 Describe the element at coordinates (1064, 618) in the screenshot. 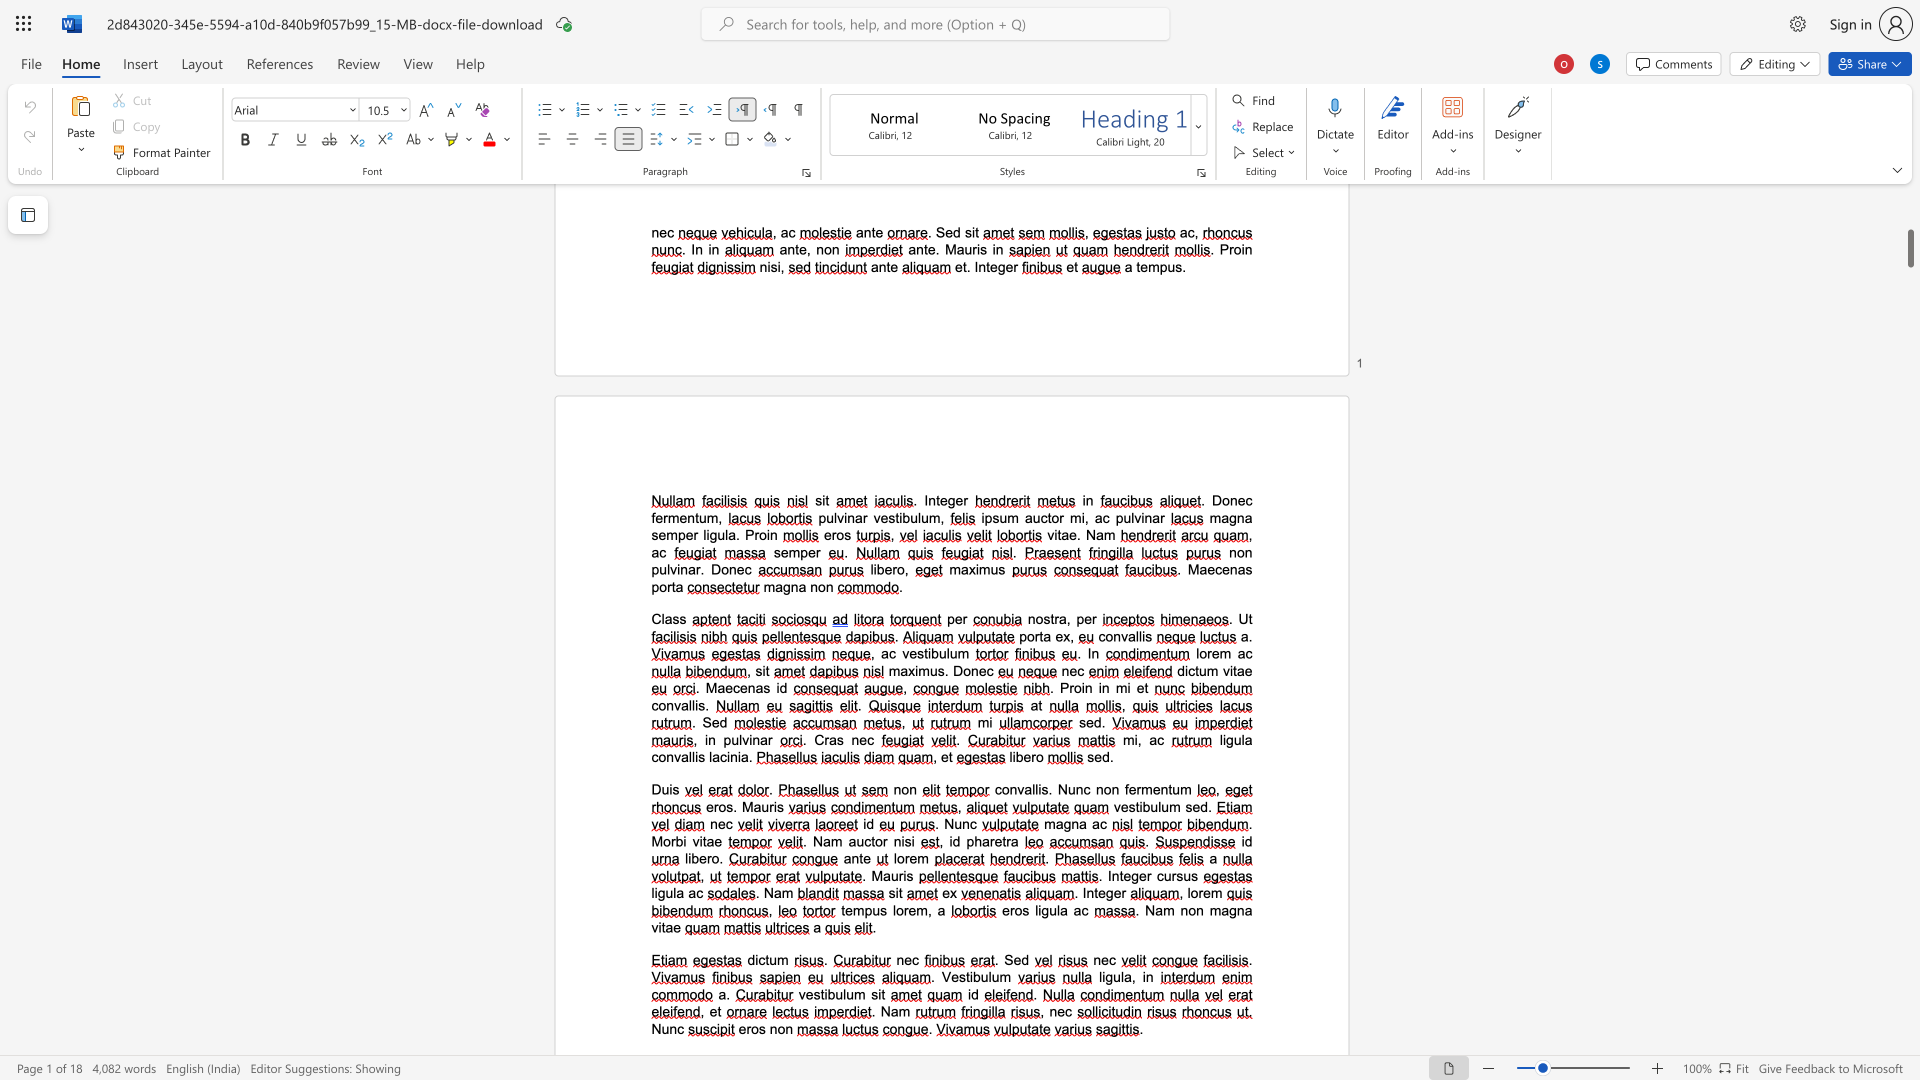

I see `the space between the continuous character "a" and "," in the text` at that location.